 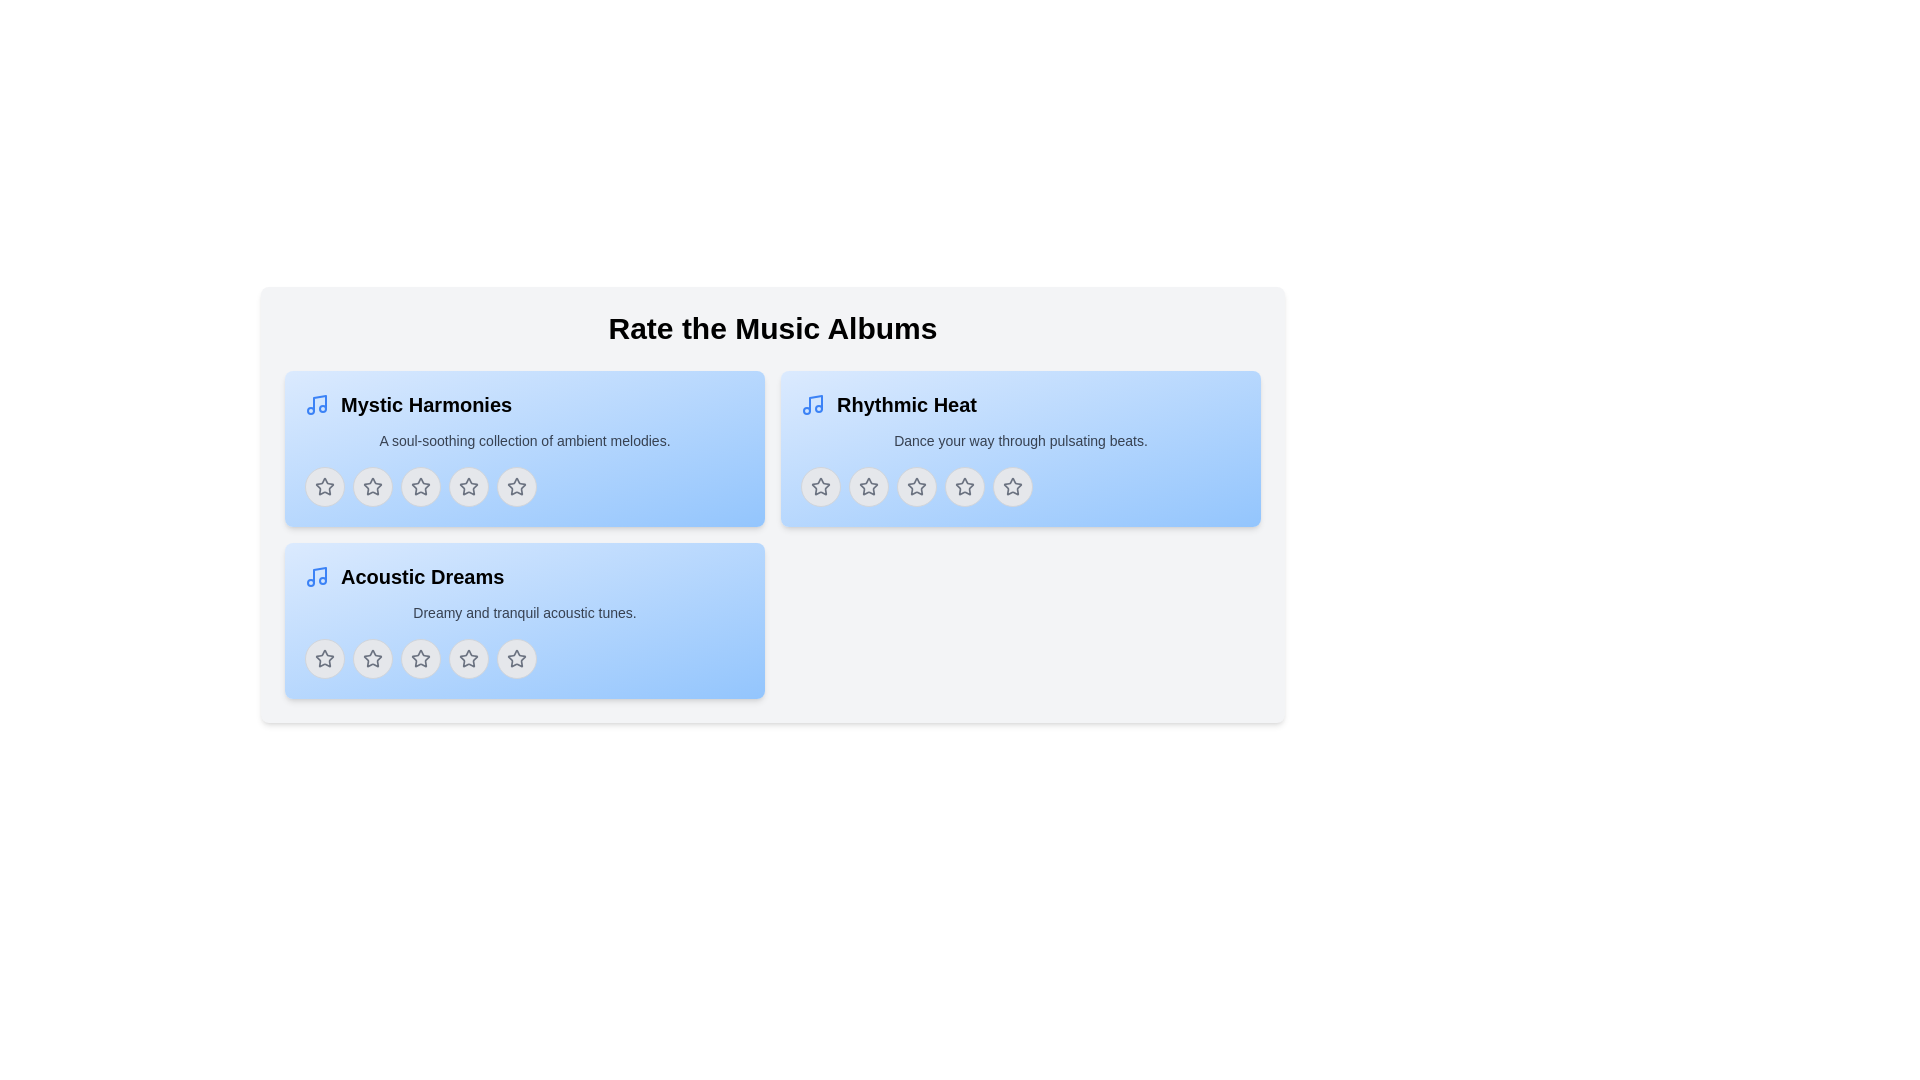 I want to click on the fifth star icon in the 'Acoustic Dreams' section, so click(x=517, y=659).